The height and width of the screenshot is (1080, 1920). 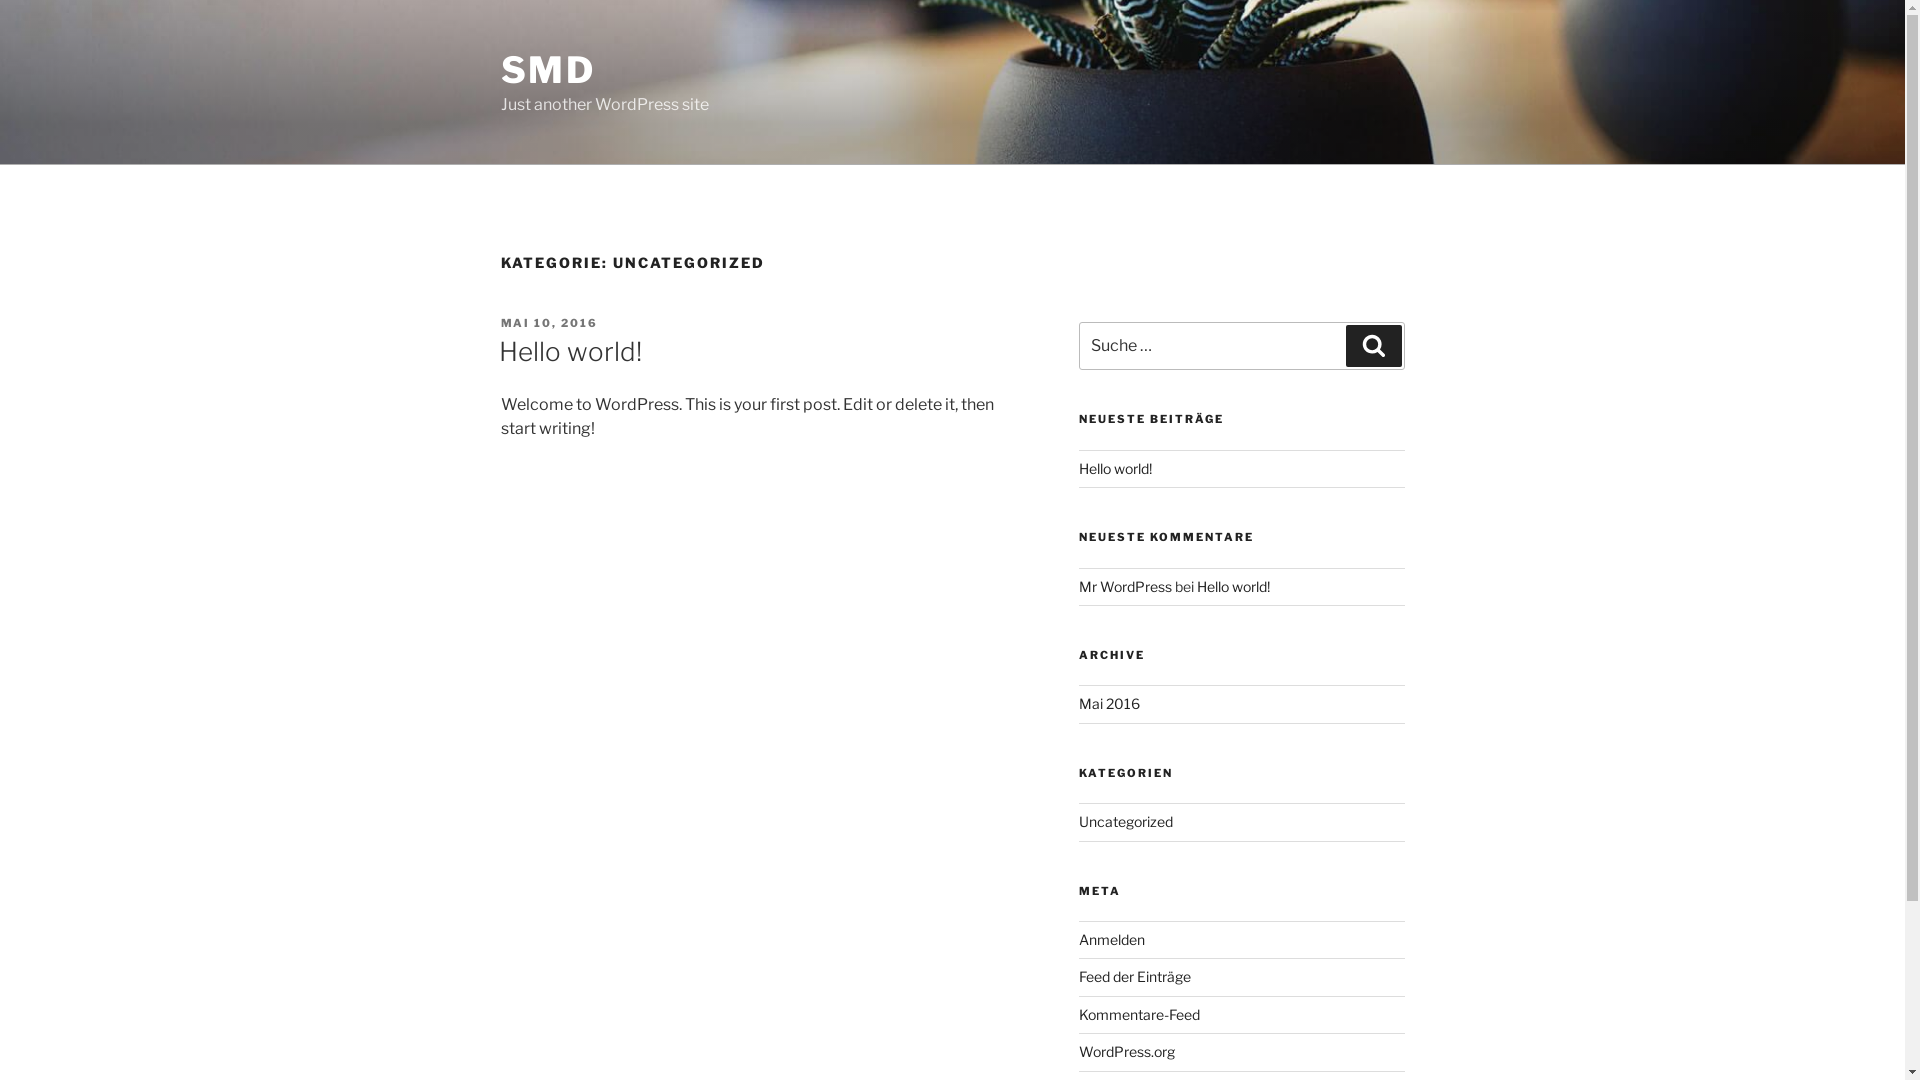 What do you see at coordinates (1232, 585) in the screenshot?
I see `'Hello world!'` at bounding box center [1232, 585].